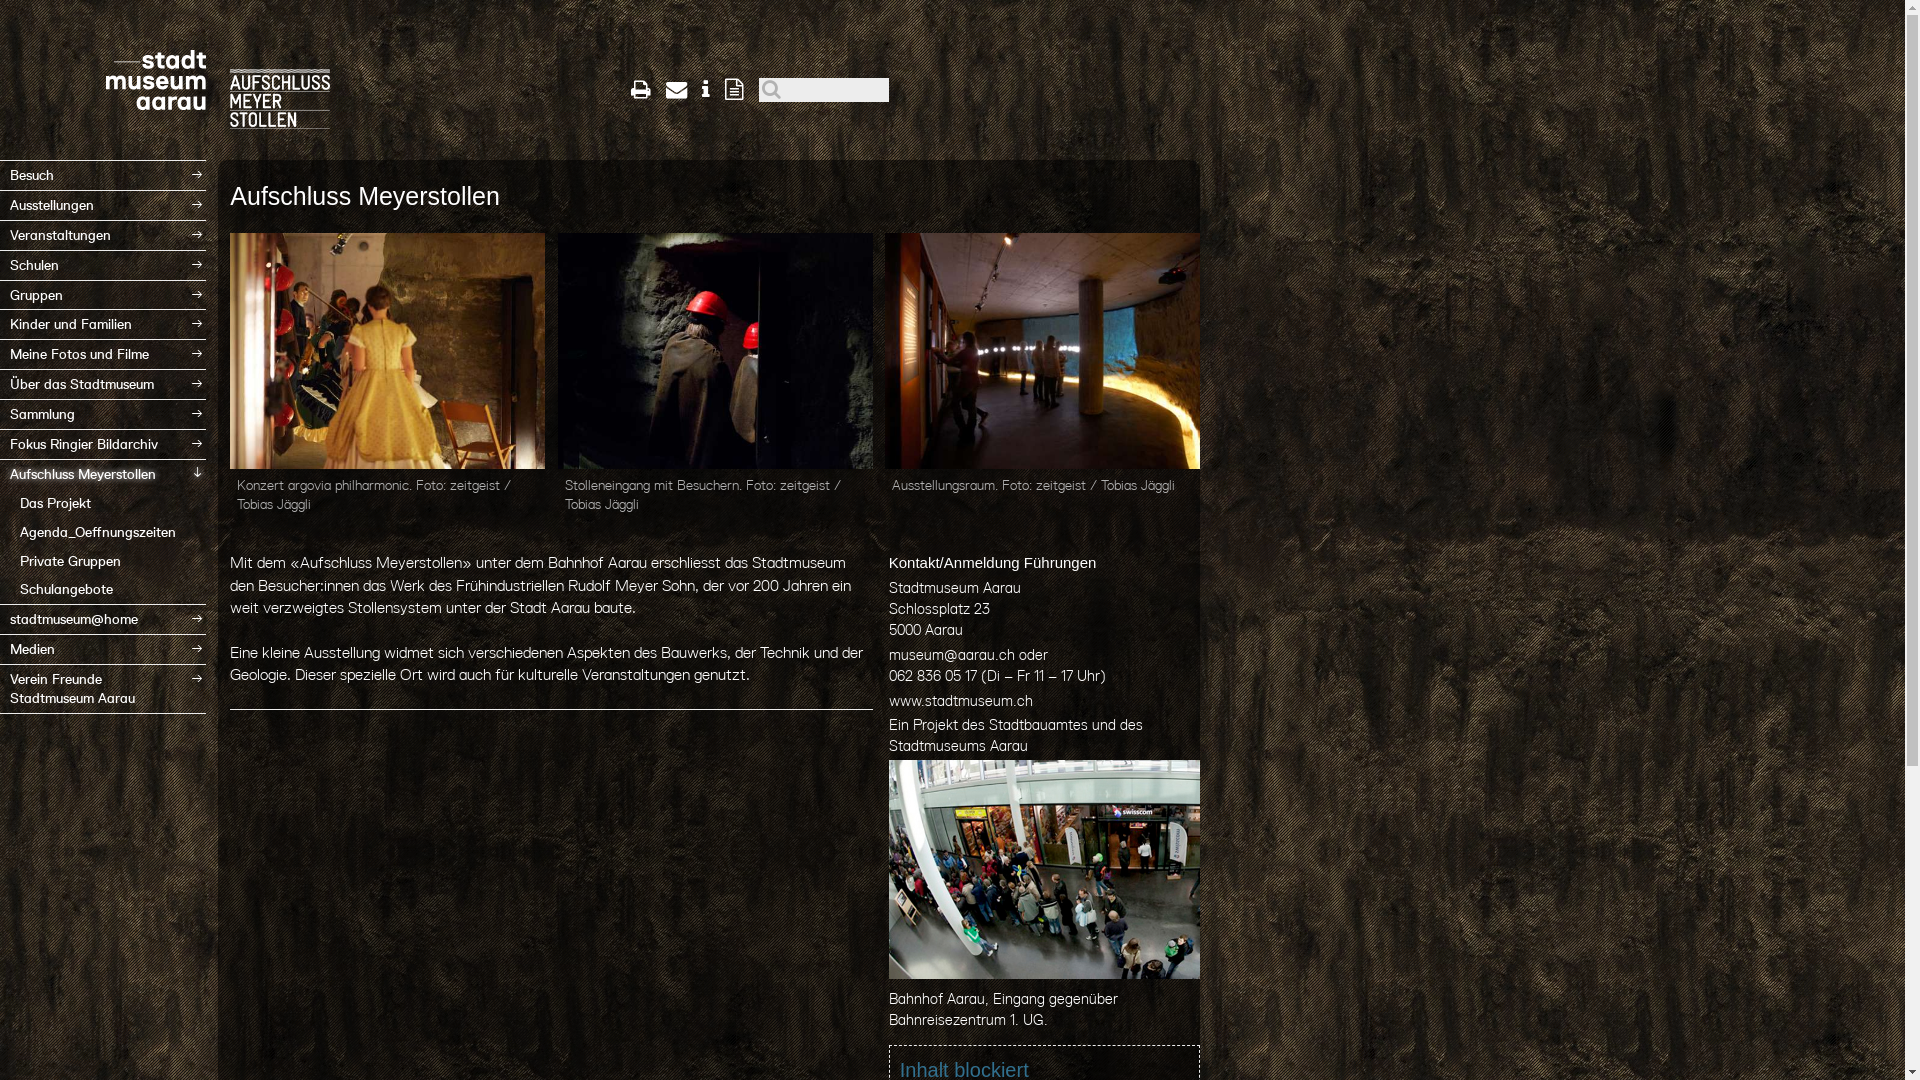 The height and width of the screenshot is (1080, 1920). What do you see at coordinates (101, 413) in the screenshot?
I see `'Sammlung'` at bounding box center [101, 413].